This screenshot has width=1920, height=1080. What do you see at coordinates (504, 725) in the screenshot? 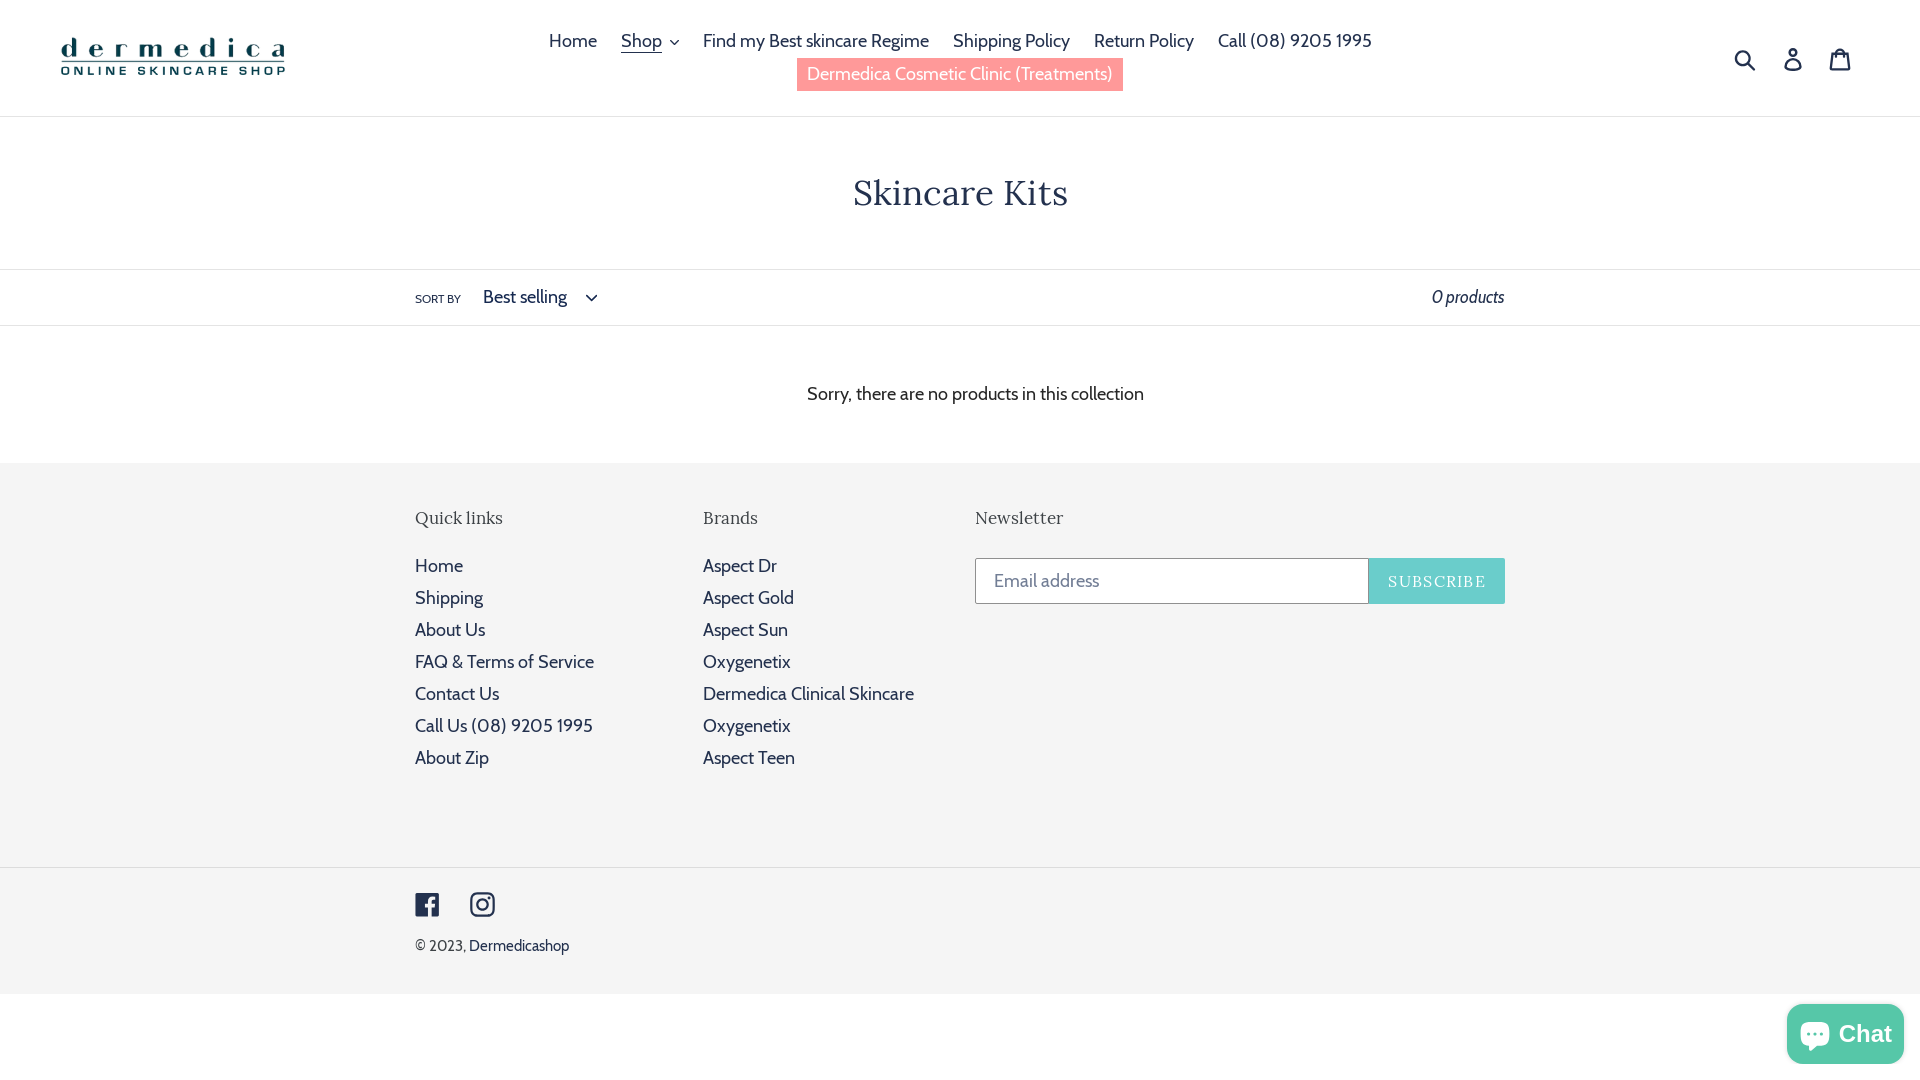
I see `'Call Us (08) 9205 1995'` at bounding box center [504, 725].